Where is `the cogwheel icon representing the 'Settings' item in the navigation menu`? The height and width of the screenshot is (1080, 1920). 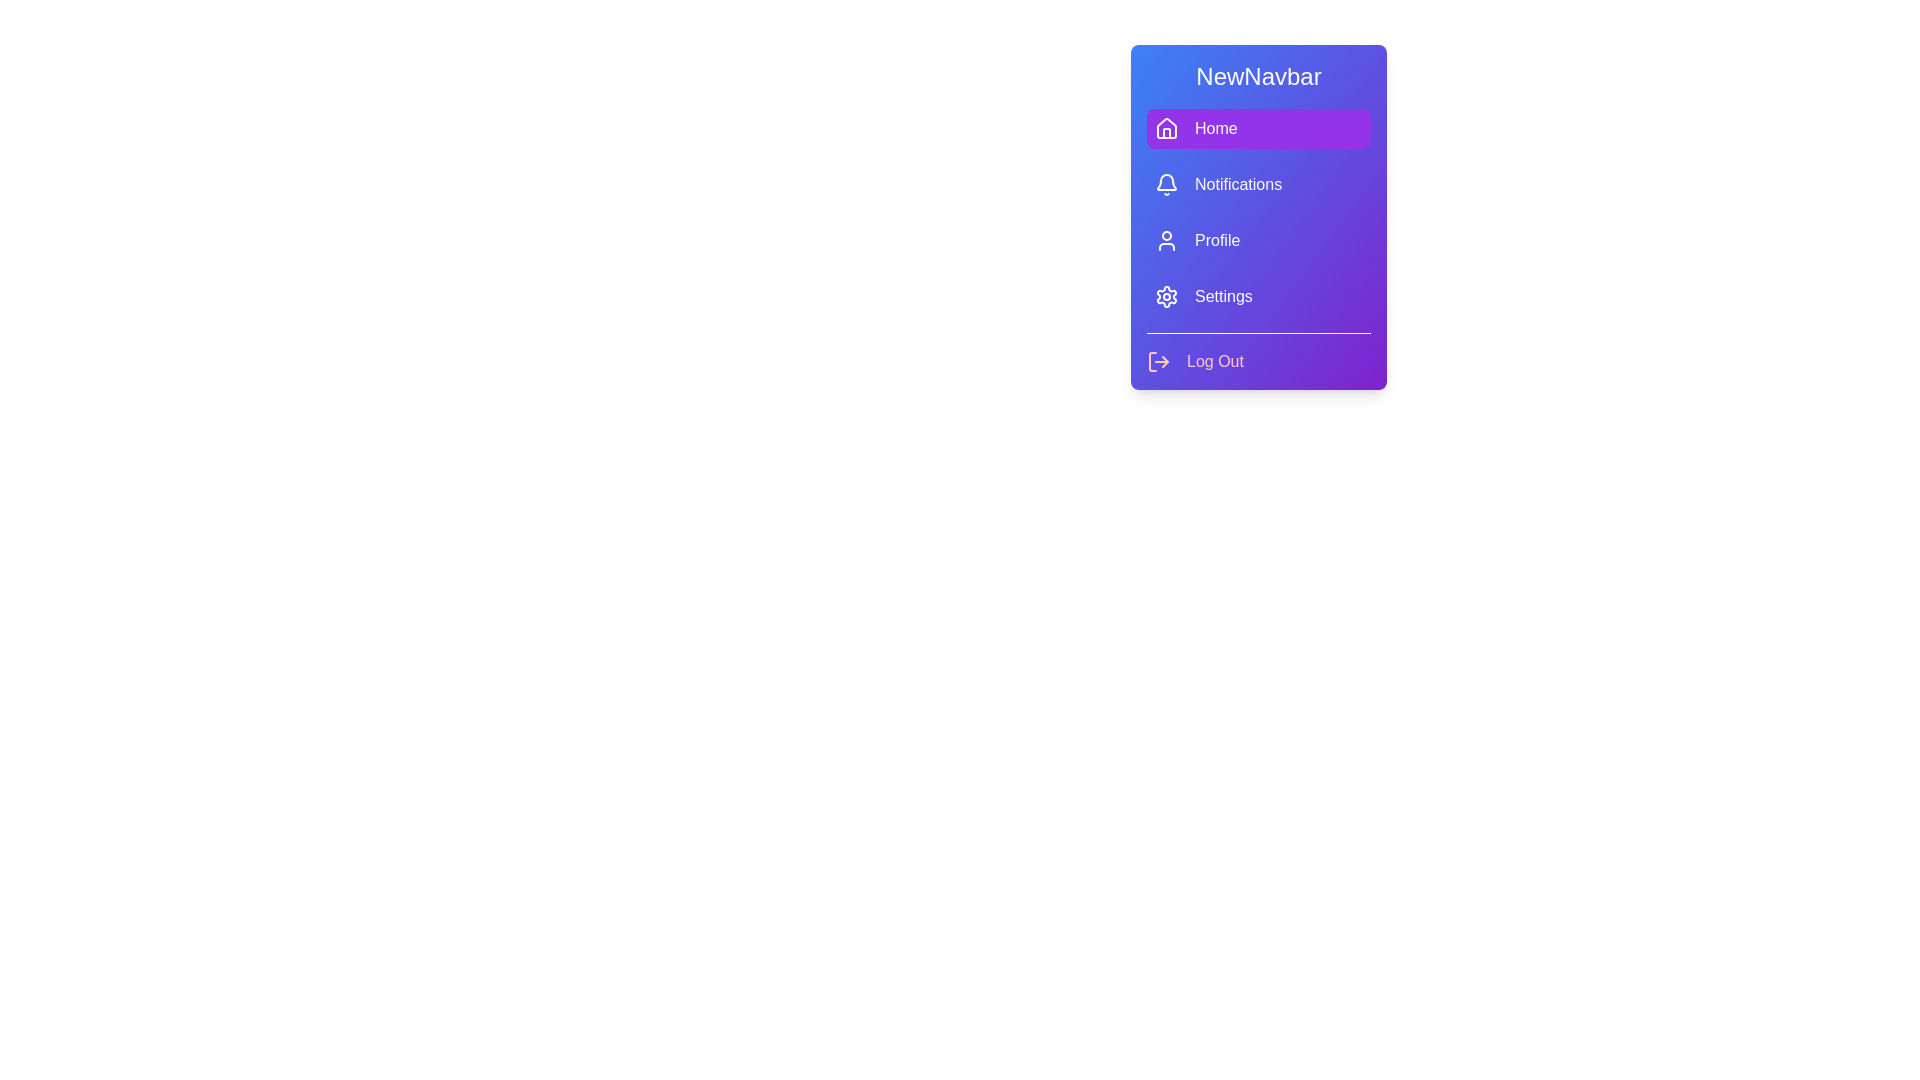
the cogwheel icon representing the 'Settings' item in the navigation menu is located at coordinates (1166, 297).